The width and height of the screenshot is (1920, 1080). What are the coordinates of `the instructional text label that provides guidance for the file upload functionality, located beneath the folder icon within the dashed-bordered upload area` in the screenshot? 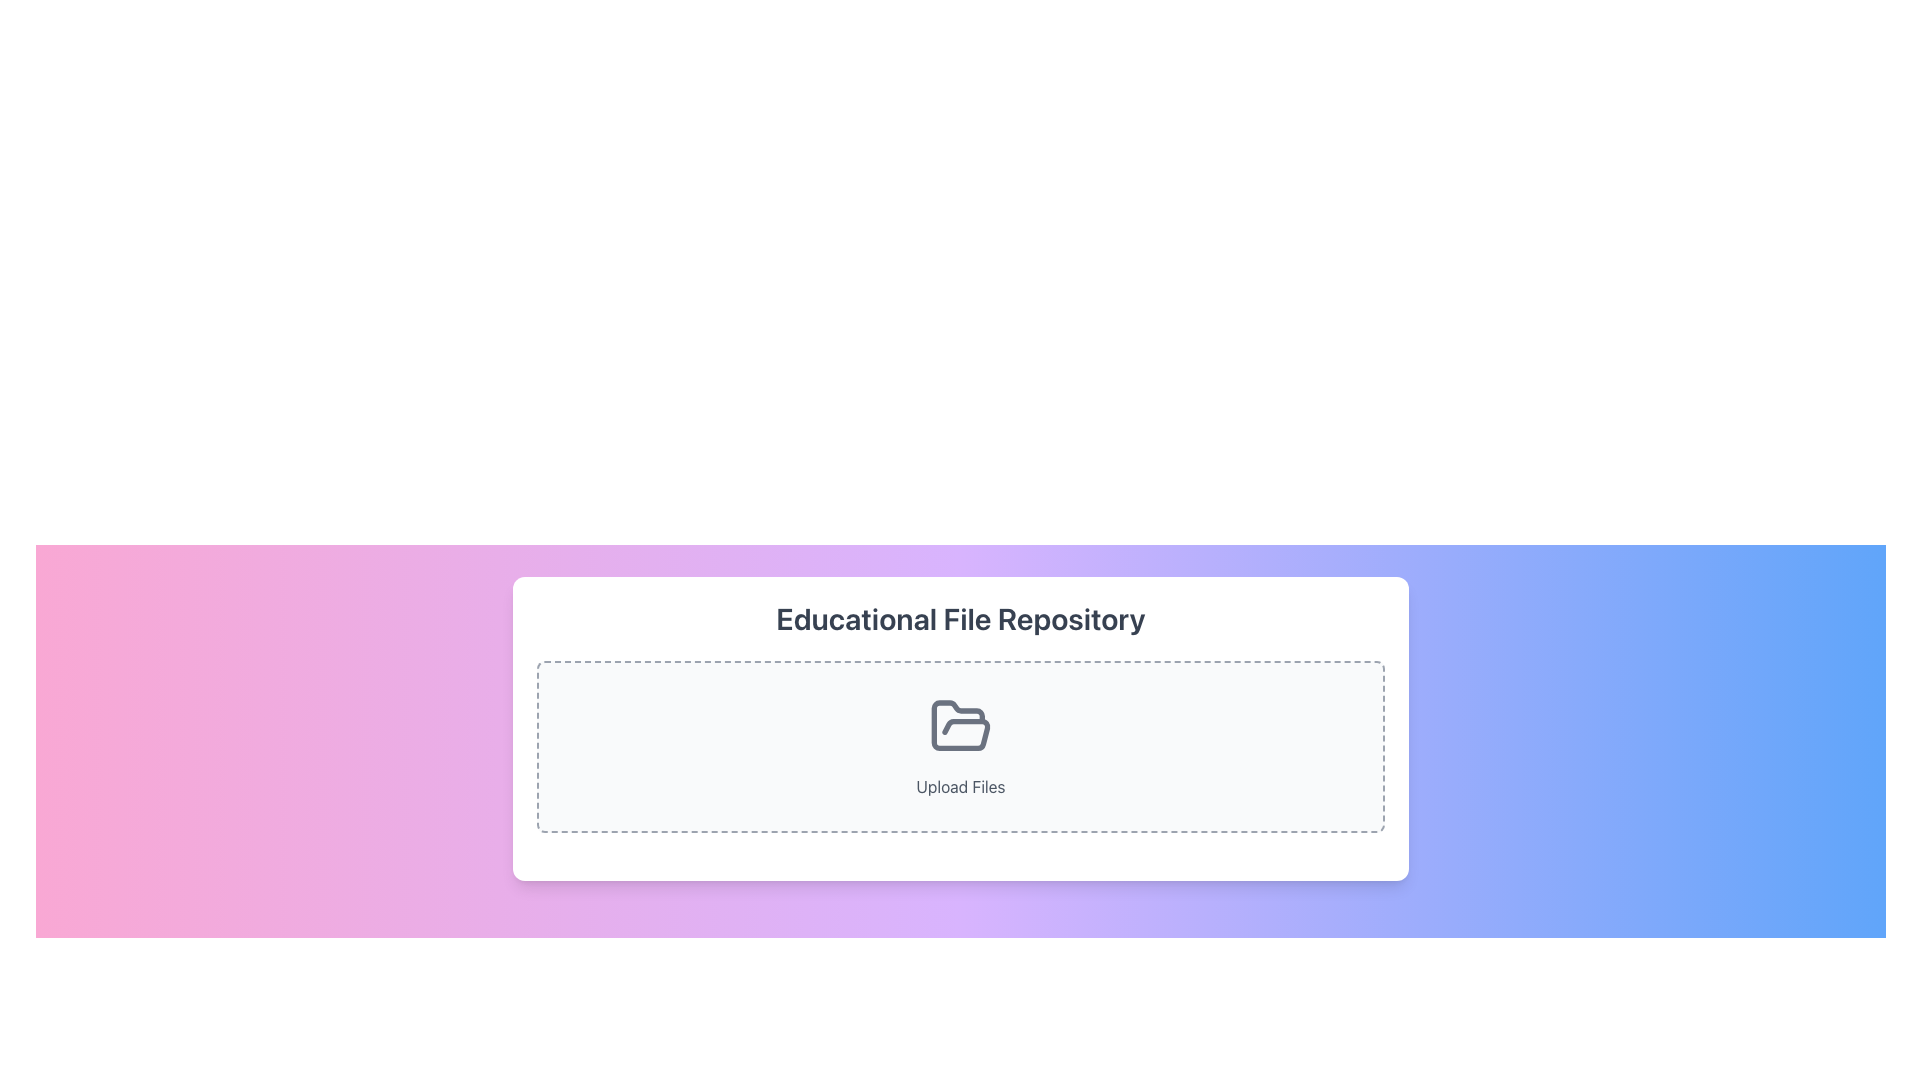 It's located at (960, 785).